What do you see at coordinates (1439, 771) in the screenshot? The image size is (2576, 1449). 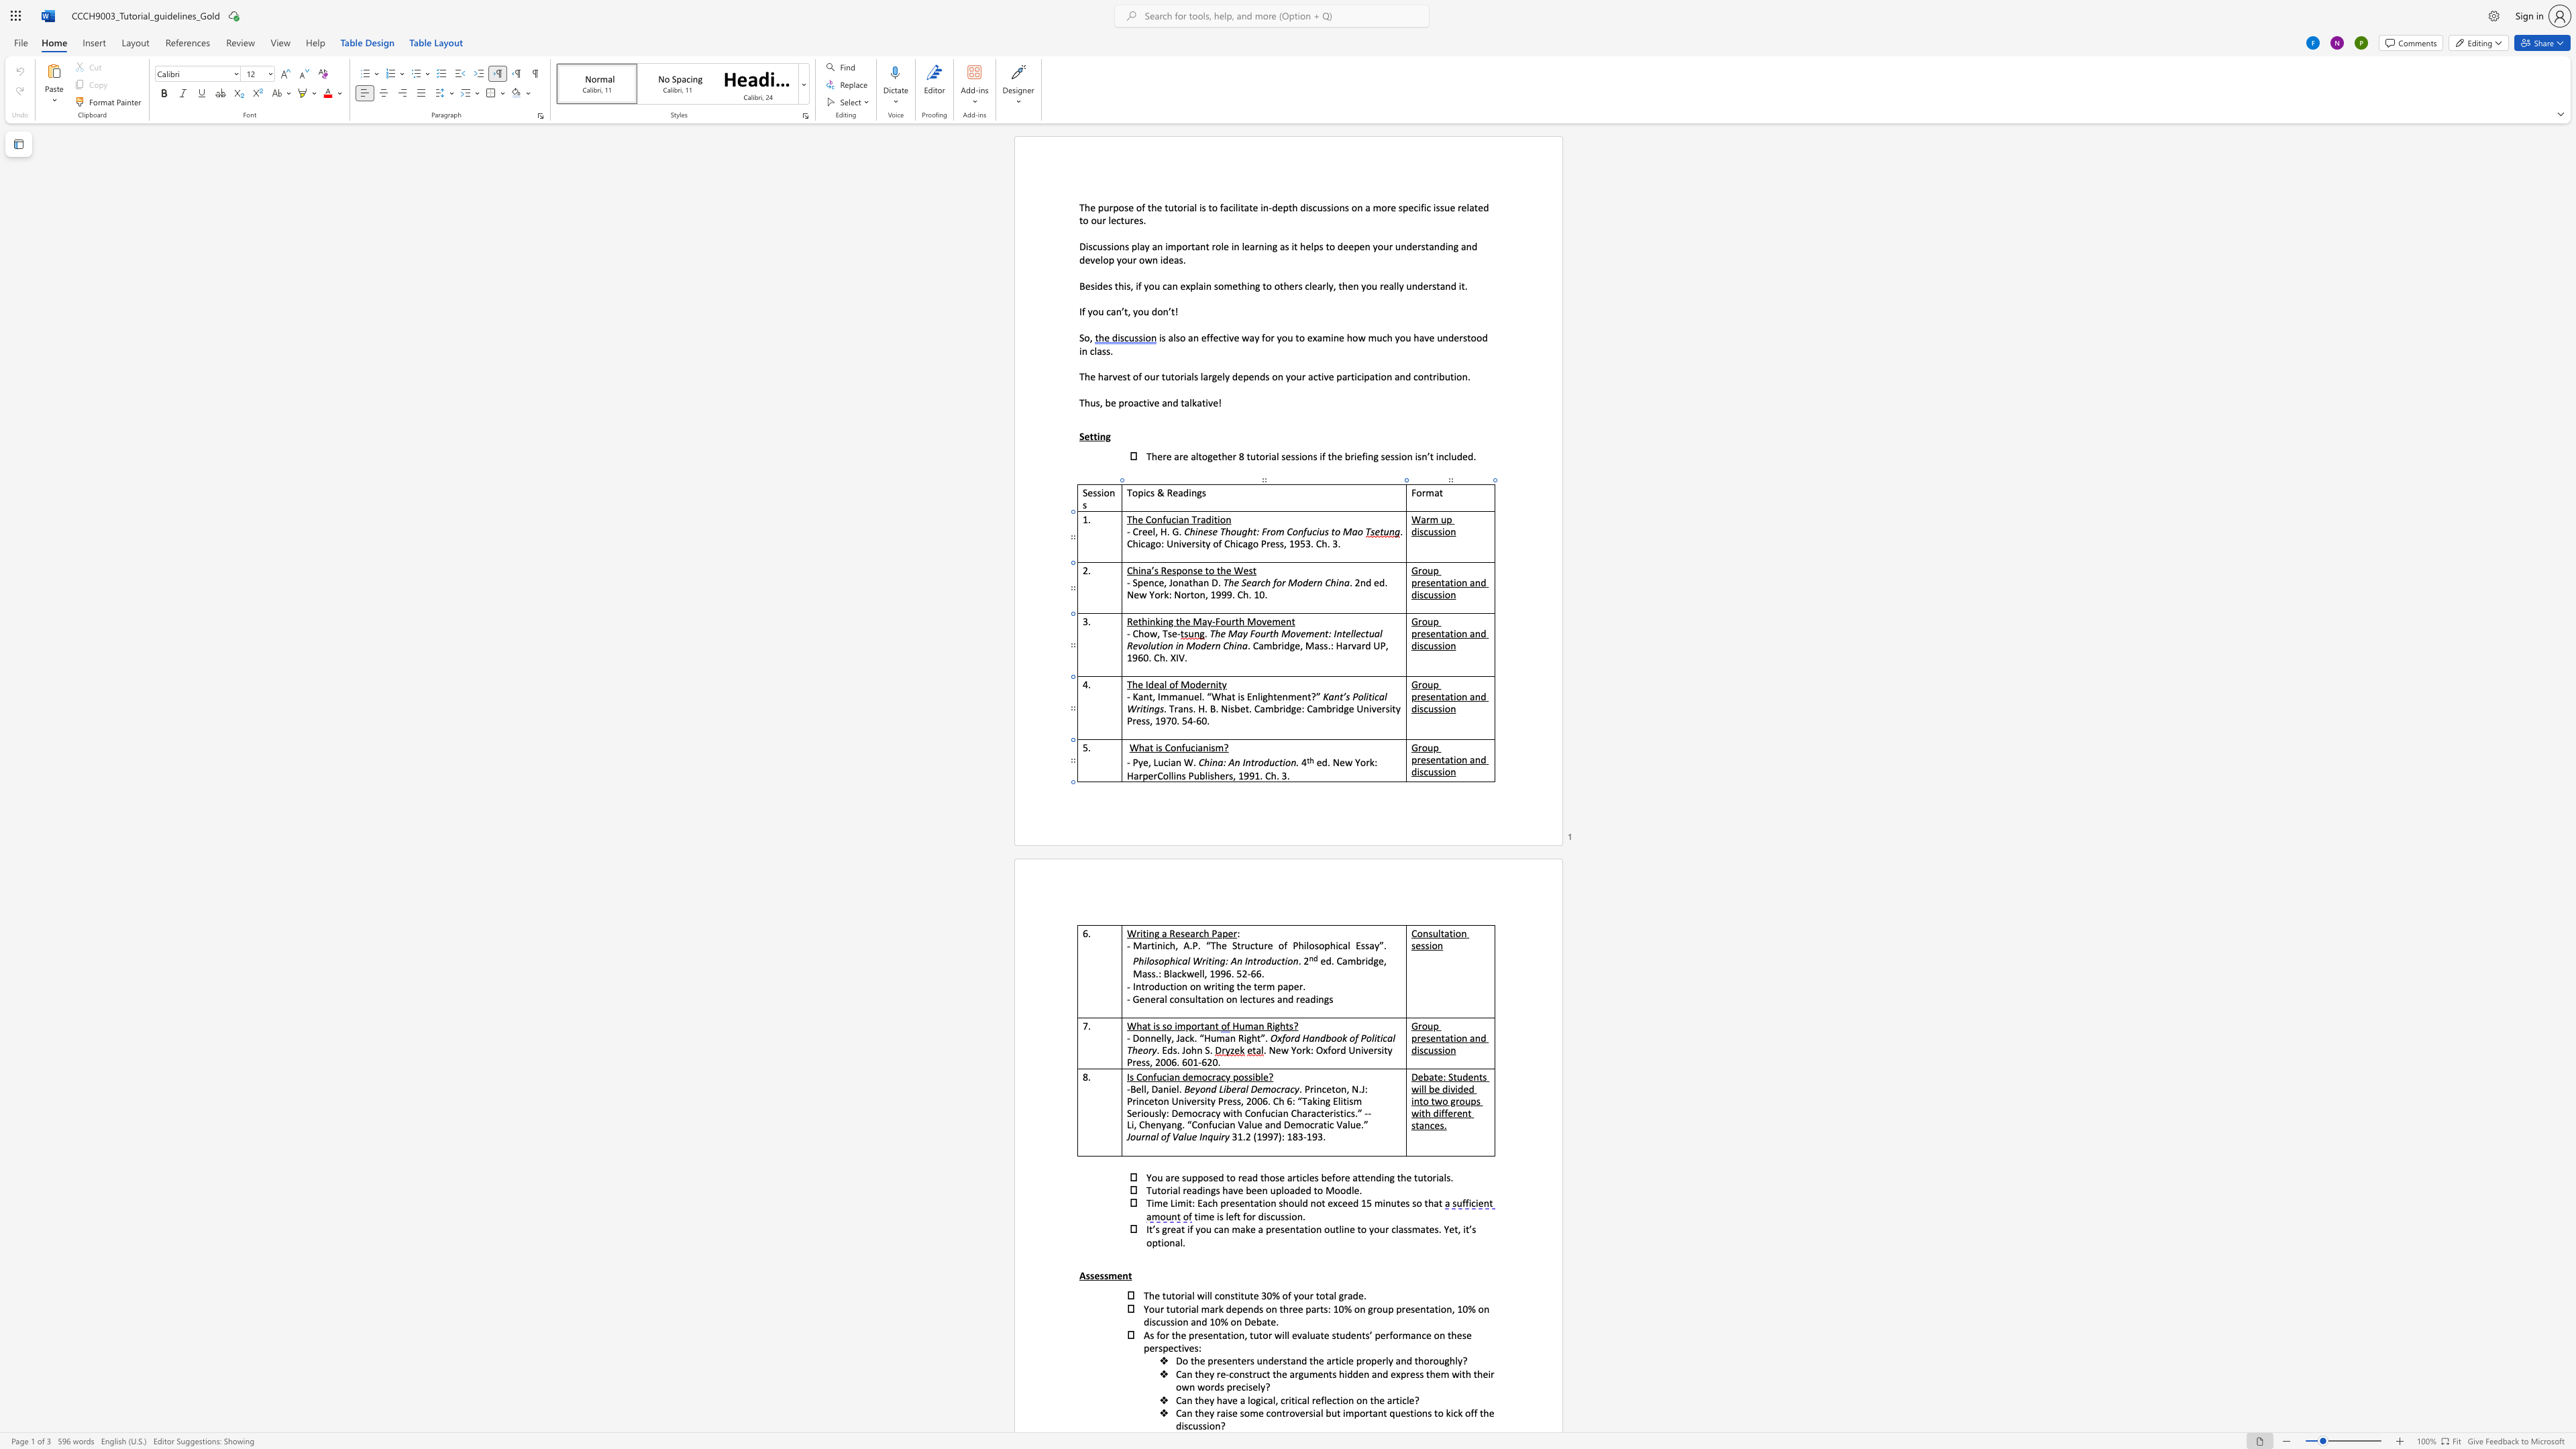 I see `the 4th character "s" in the text` at bounding box center [1439, 771].